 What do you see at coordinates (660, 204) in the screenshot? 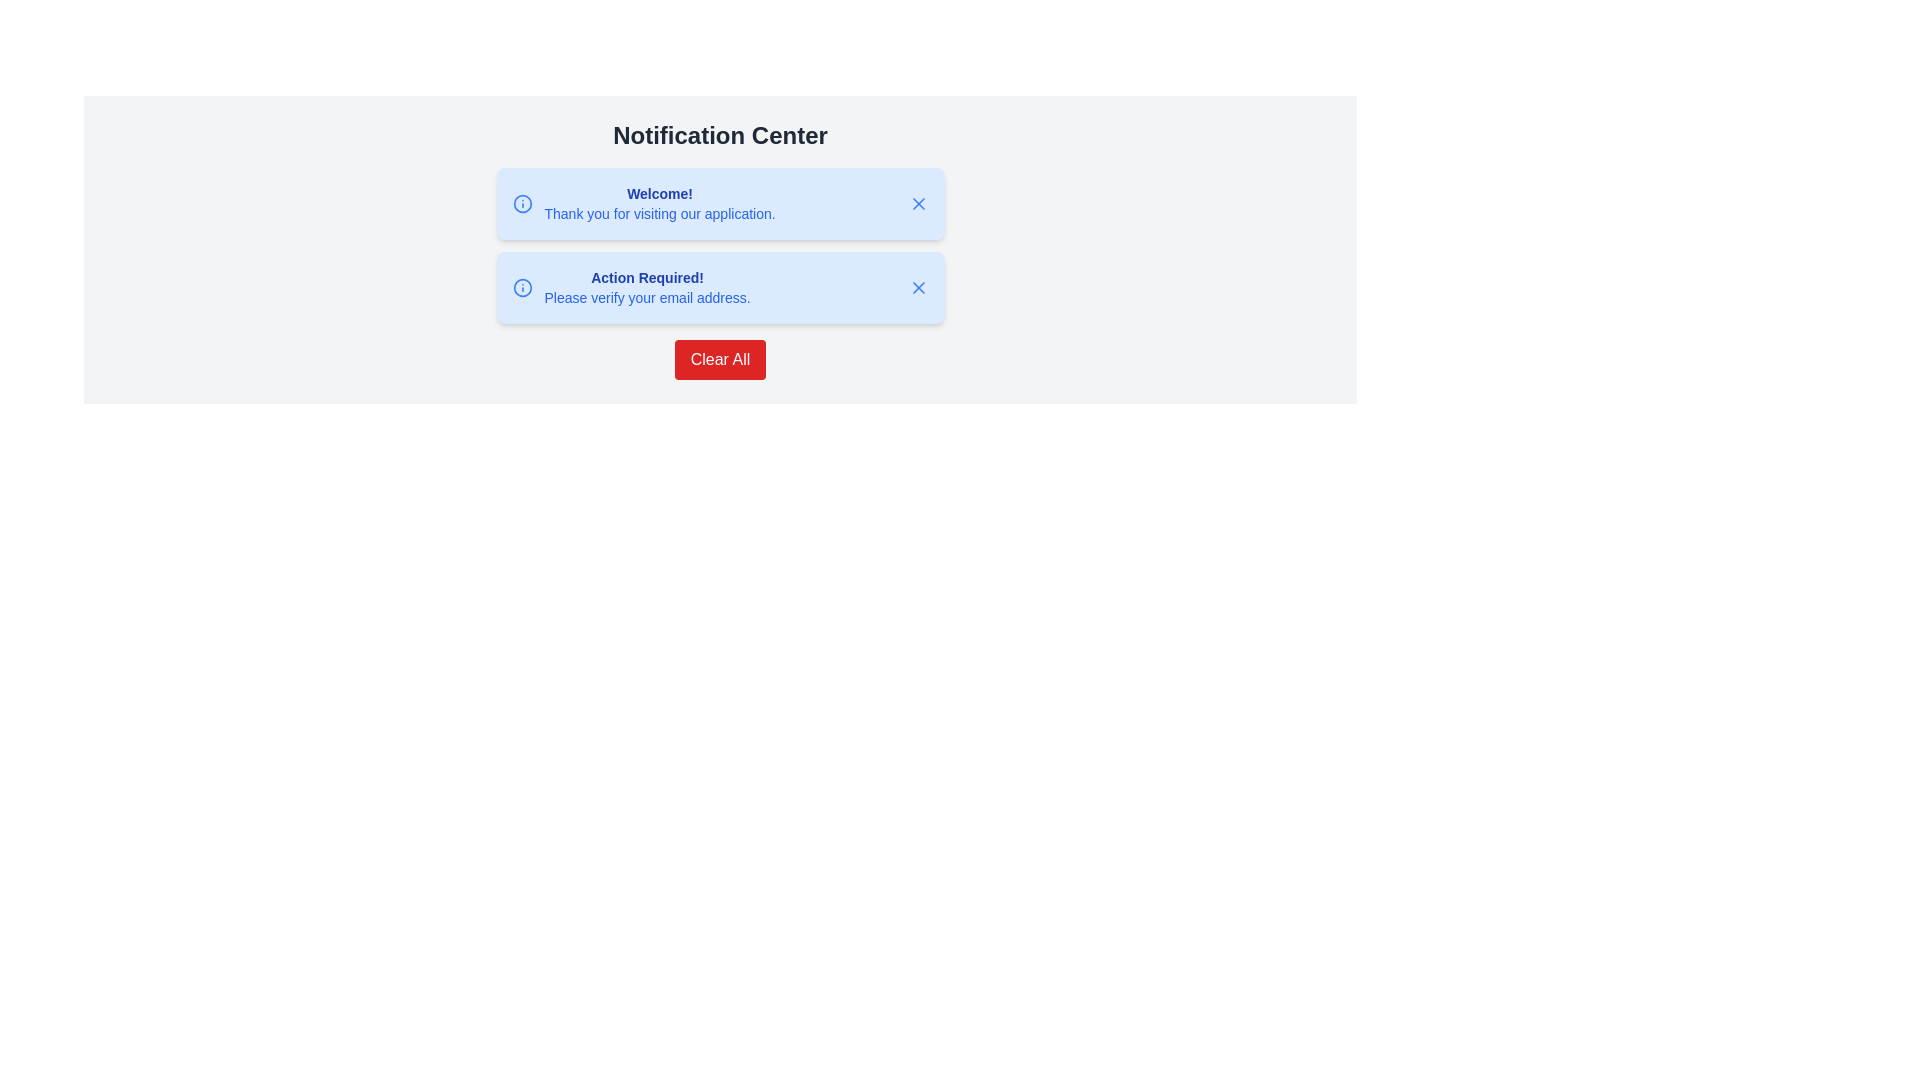
I see `the welcome message Text Block located in the notification center, positioned between a blue circular icon and a close button (an 'X')` at bounding box center [660, 204].